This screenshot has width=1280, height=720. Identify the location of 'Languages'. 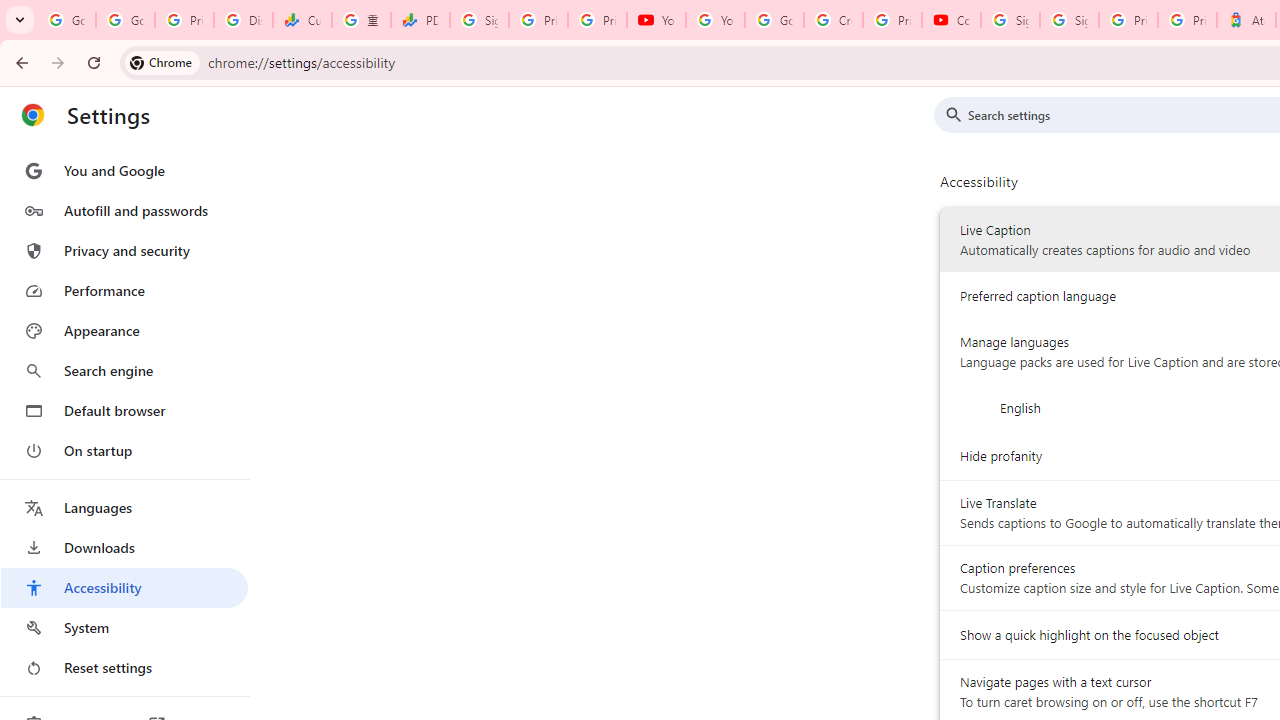
(123, 506).